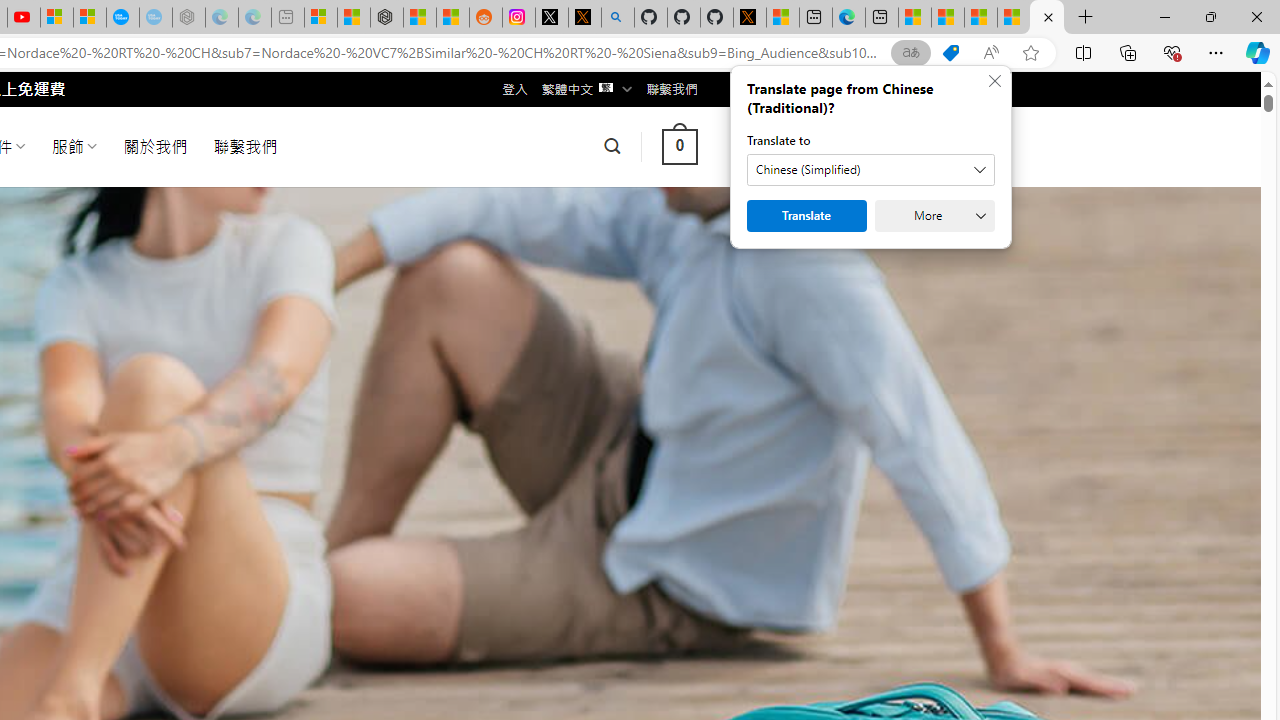 The image size is (1280, 720). I want to click on 'Opinion: Op-Ed and Commentary - USA TODAY', so click(122, 17).